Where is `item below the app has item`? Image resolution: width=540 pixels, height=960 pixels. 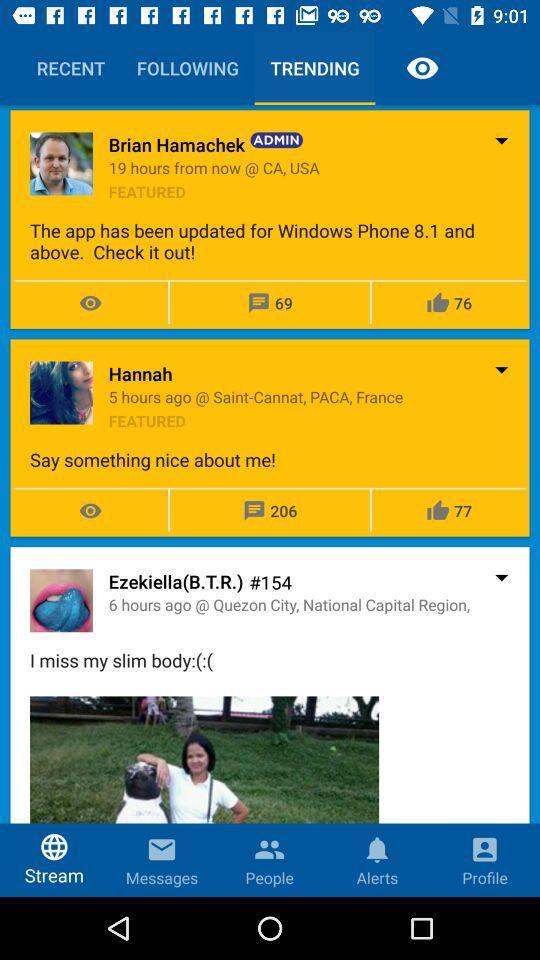 item below the app has item is located at coordinates (139, 372).